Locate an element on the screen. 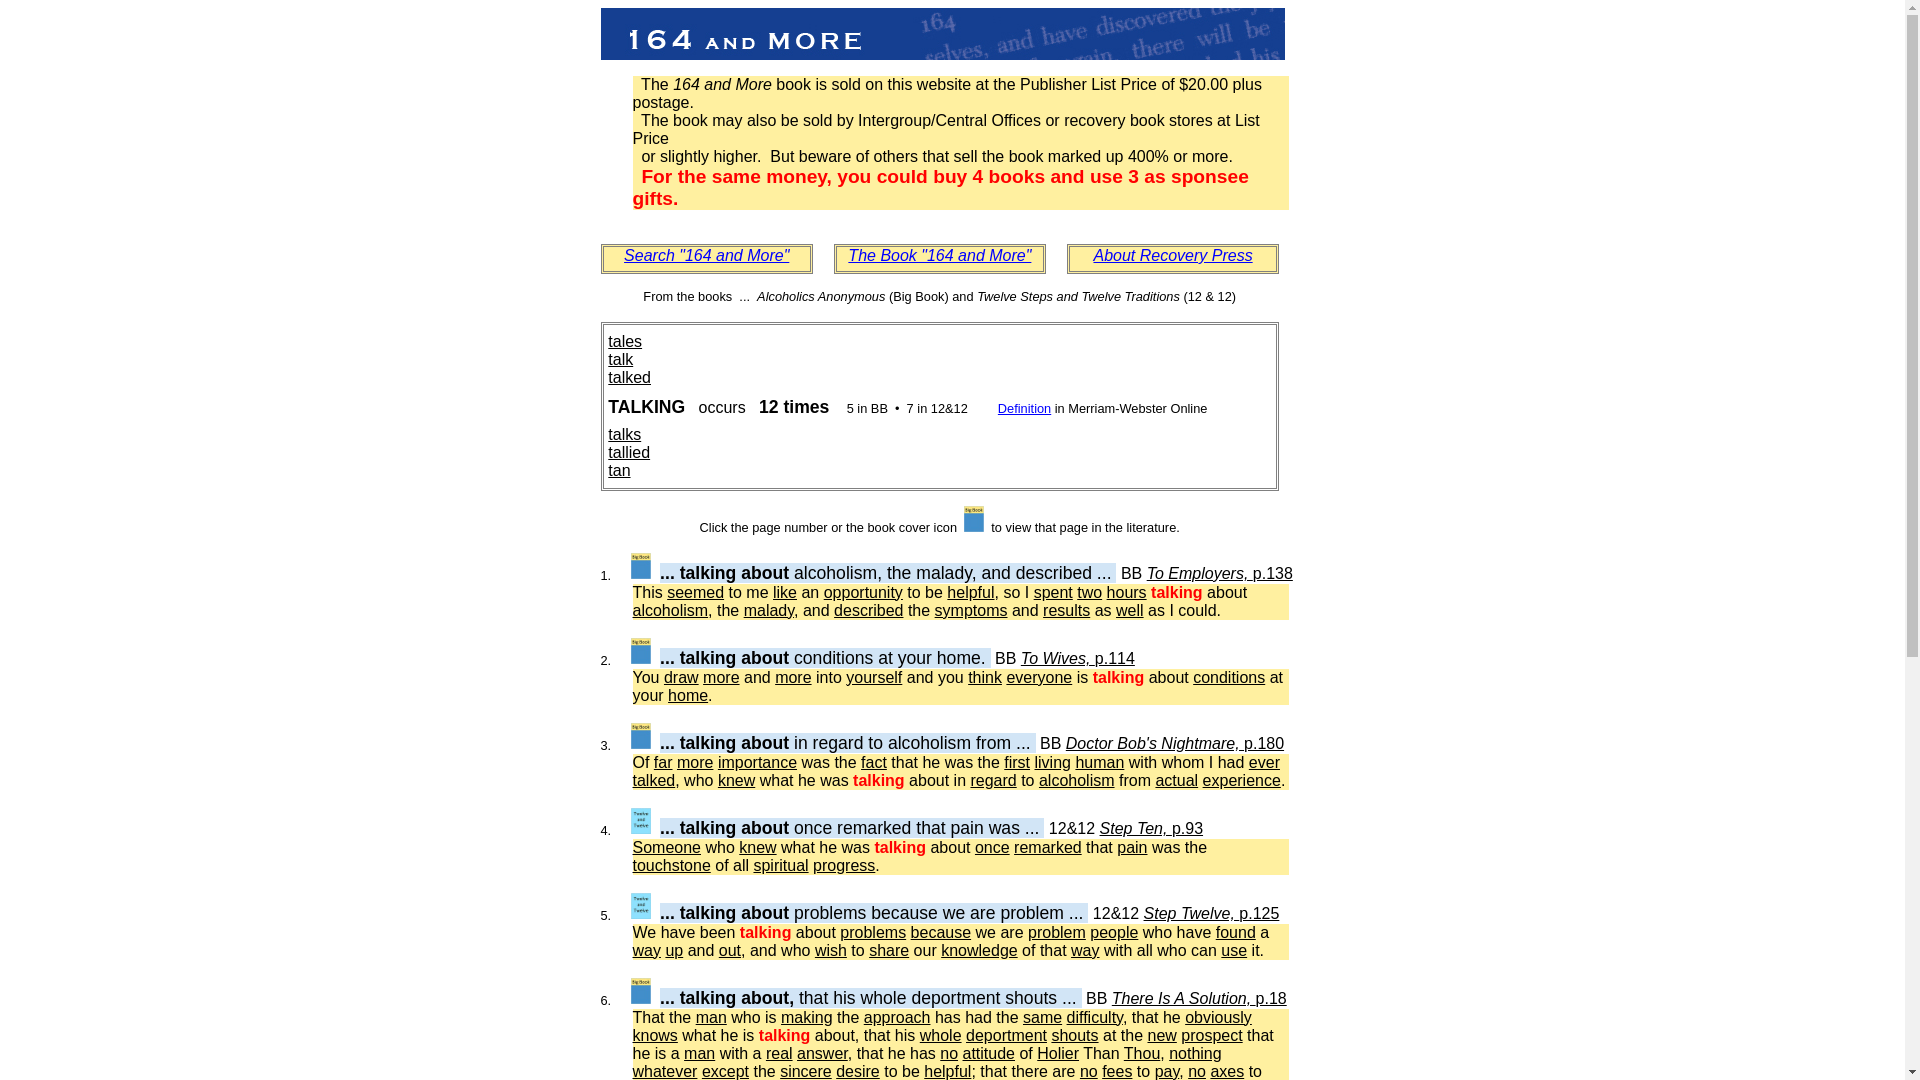 This screenshot has height=1080, width=1920. 'conditions' is located at coordinates (1227, 676).